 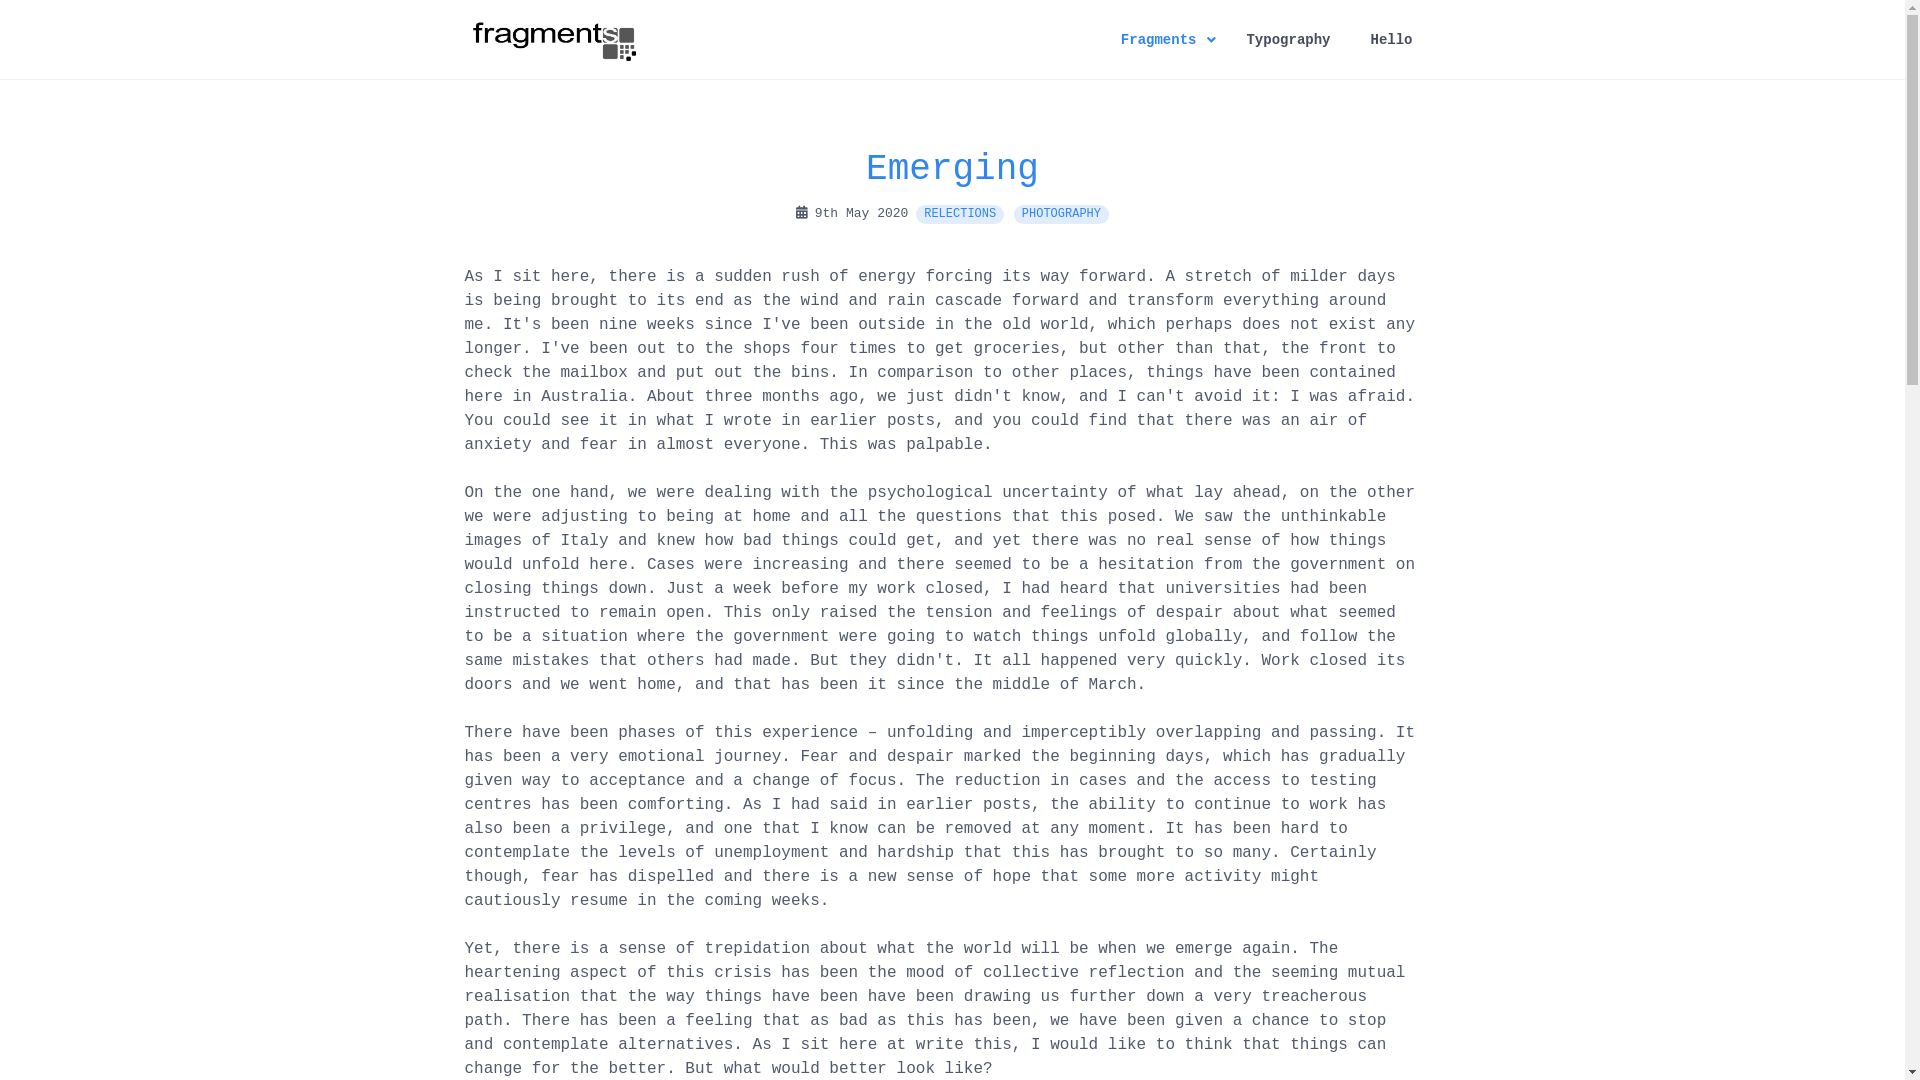 What do you see at coordinates (1390, 39) in the screenshot?
I see `'Hello'` at bounding box center [1390, 39].